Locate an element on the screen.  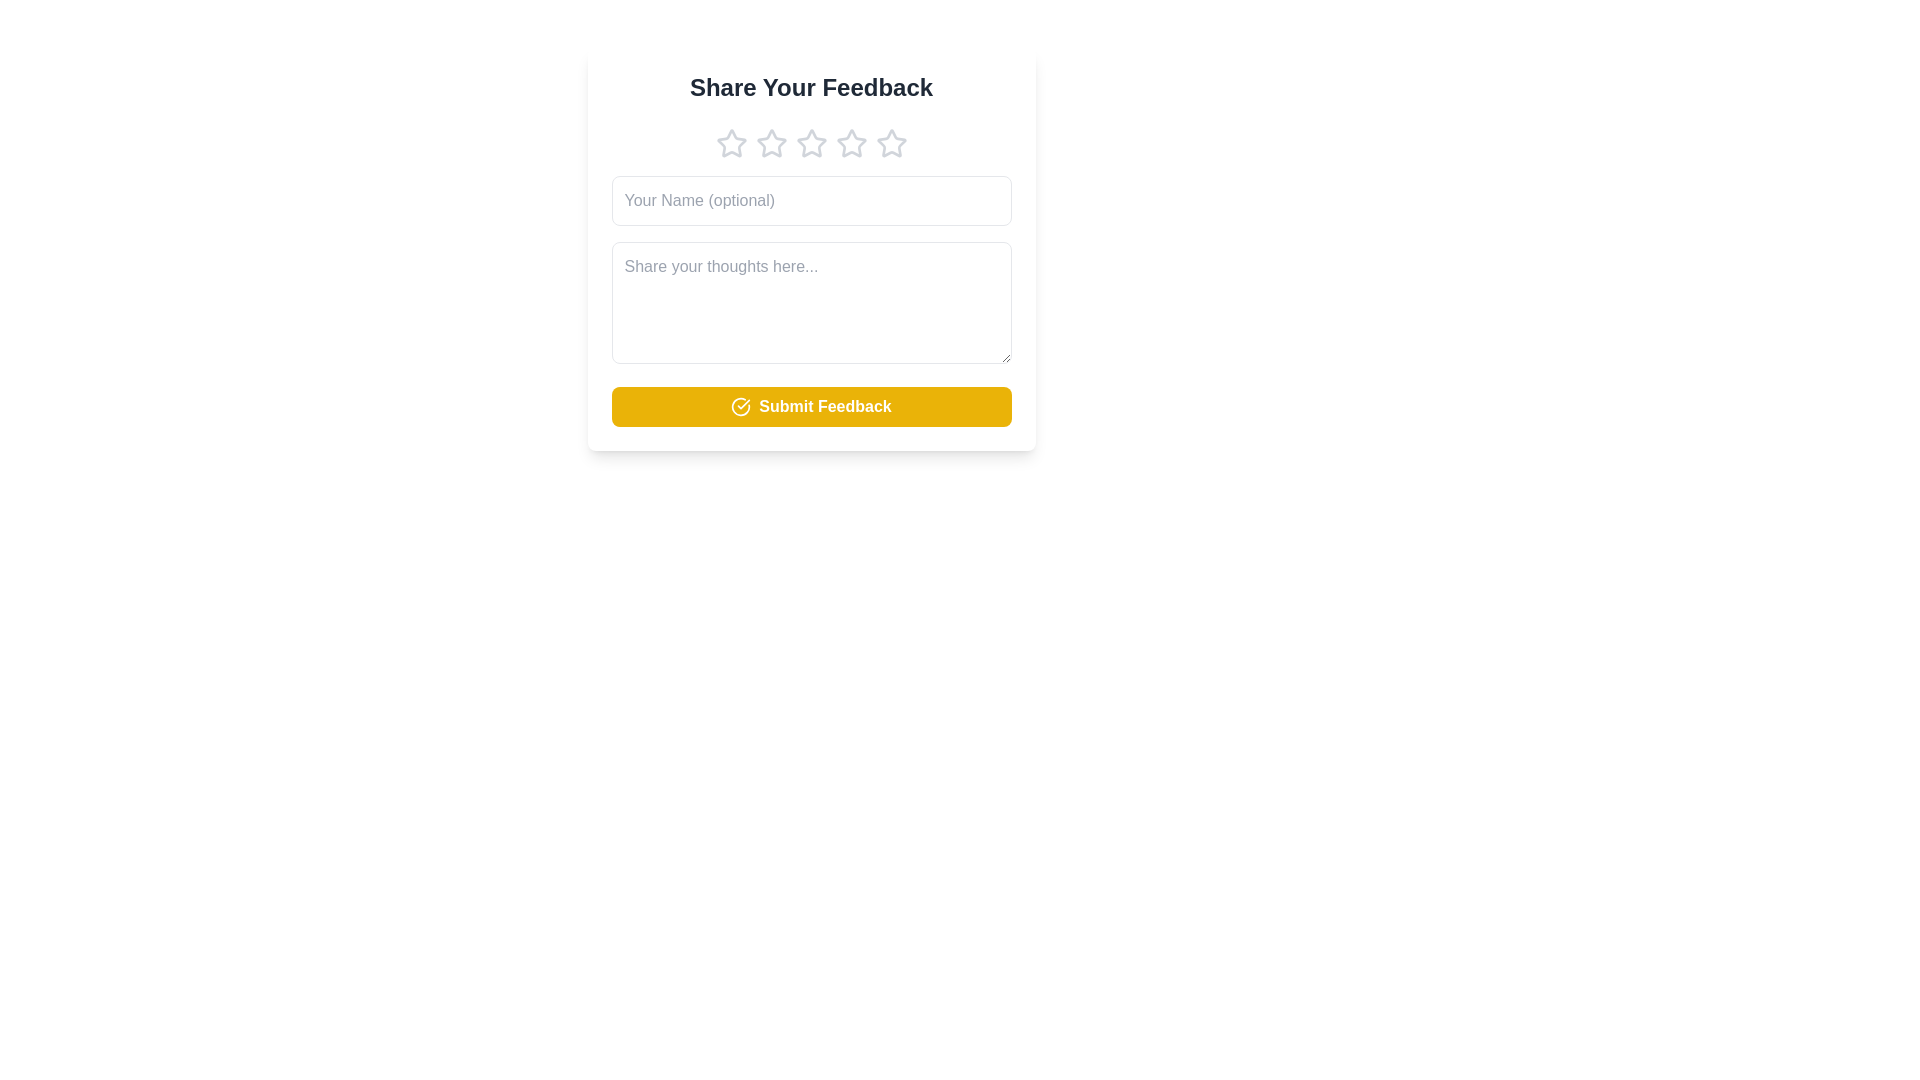
the second star in the Rating Star Set below the 'Share Your Feedback' heading is located at coordinates (811, 142).